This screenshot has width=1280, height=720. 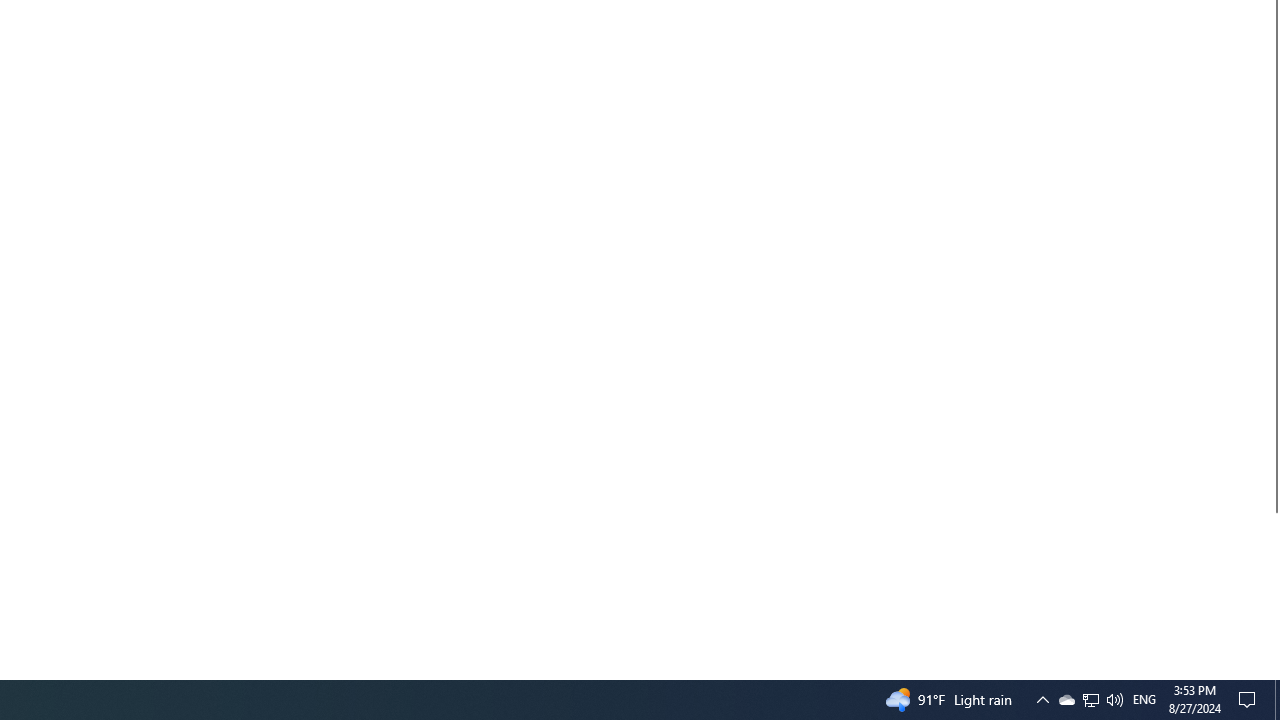 What do you see at coordinates (1113, 698) in the screenshot?
I see `'Q2790: 100%'` at bounding box center [1113, 698].